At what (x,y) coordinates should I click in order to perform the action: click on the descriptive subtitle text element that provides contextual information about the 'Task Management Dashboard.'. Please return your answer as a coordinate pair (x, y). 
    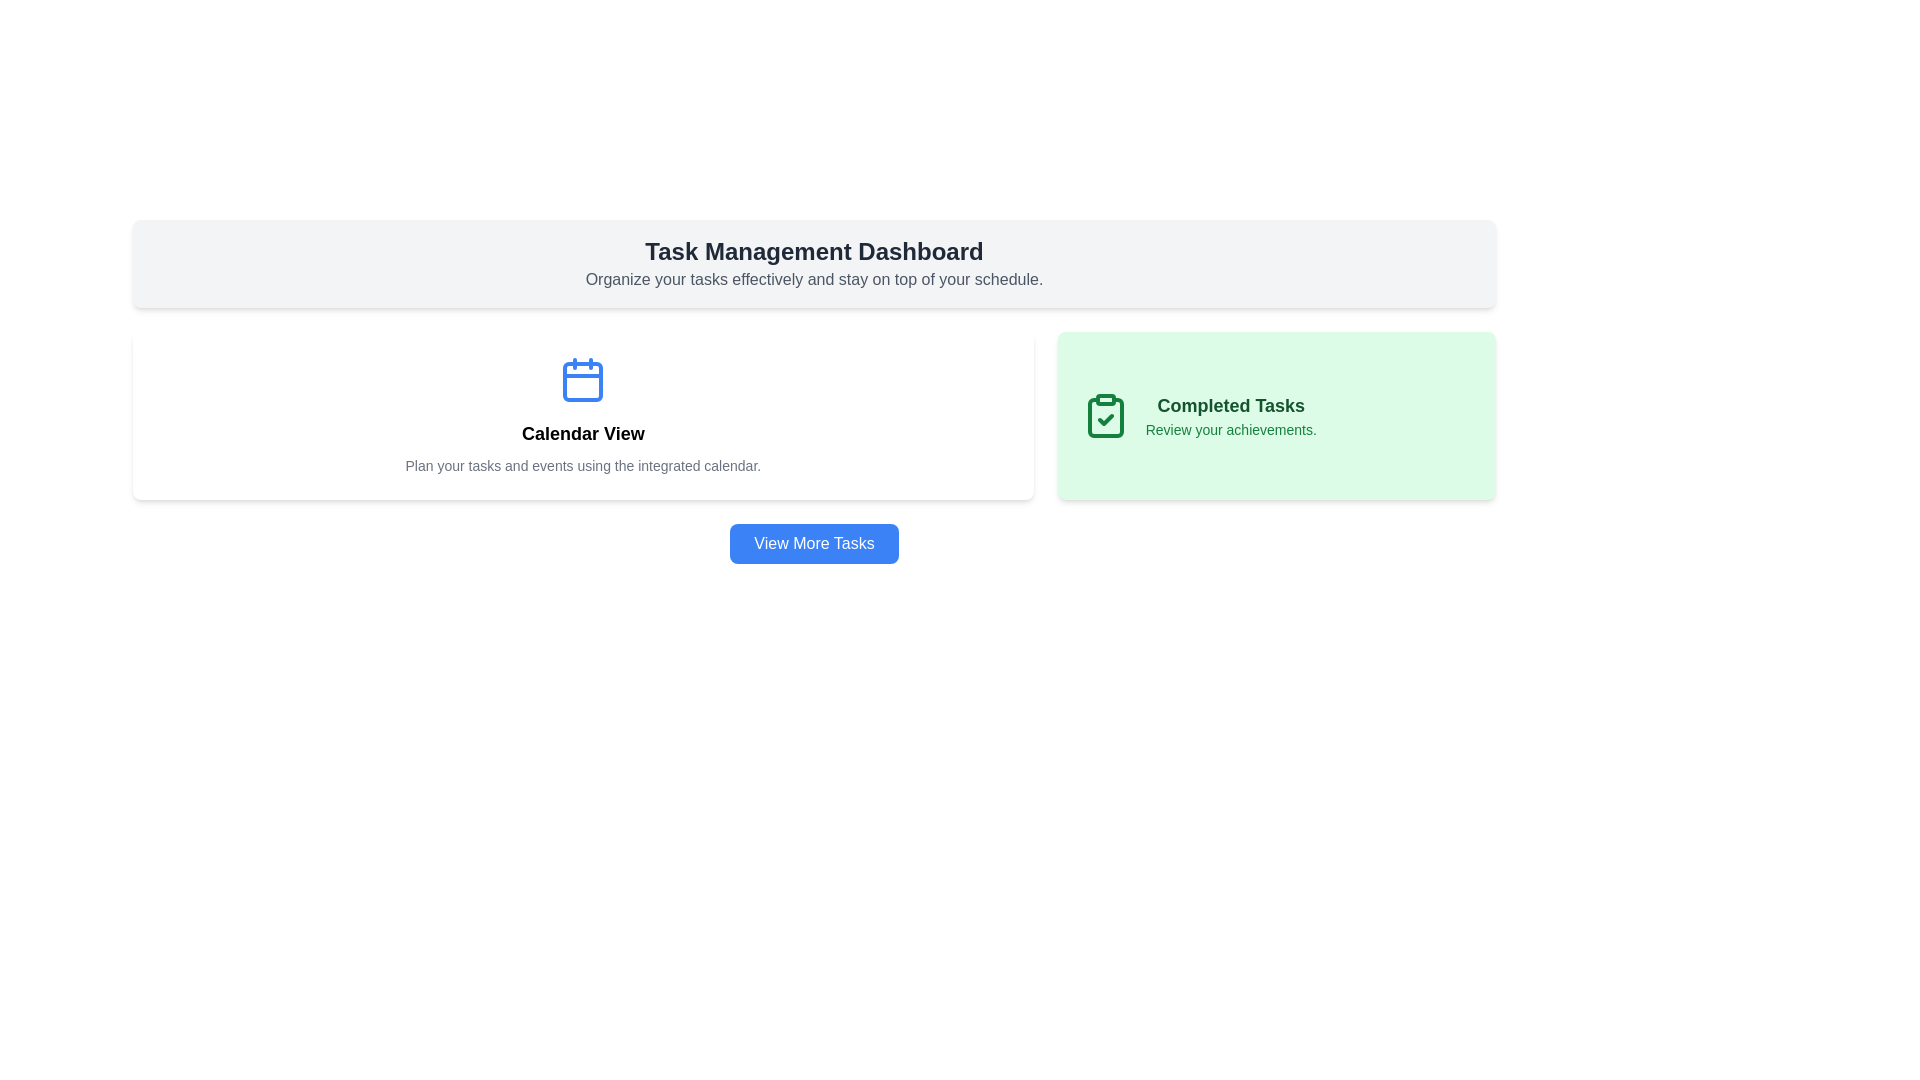
    Looking at the image, I should click on (814, 280).